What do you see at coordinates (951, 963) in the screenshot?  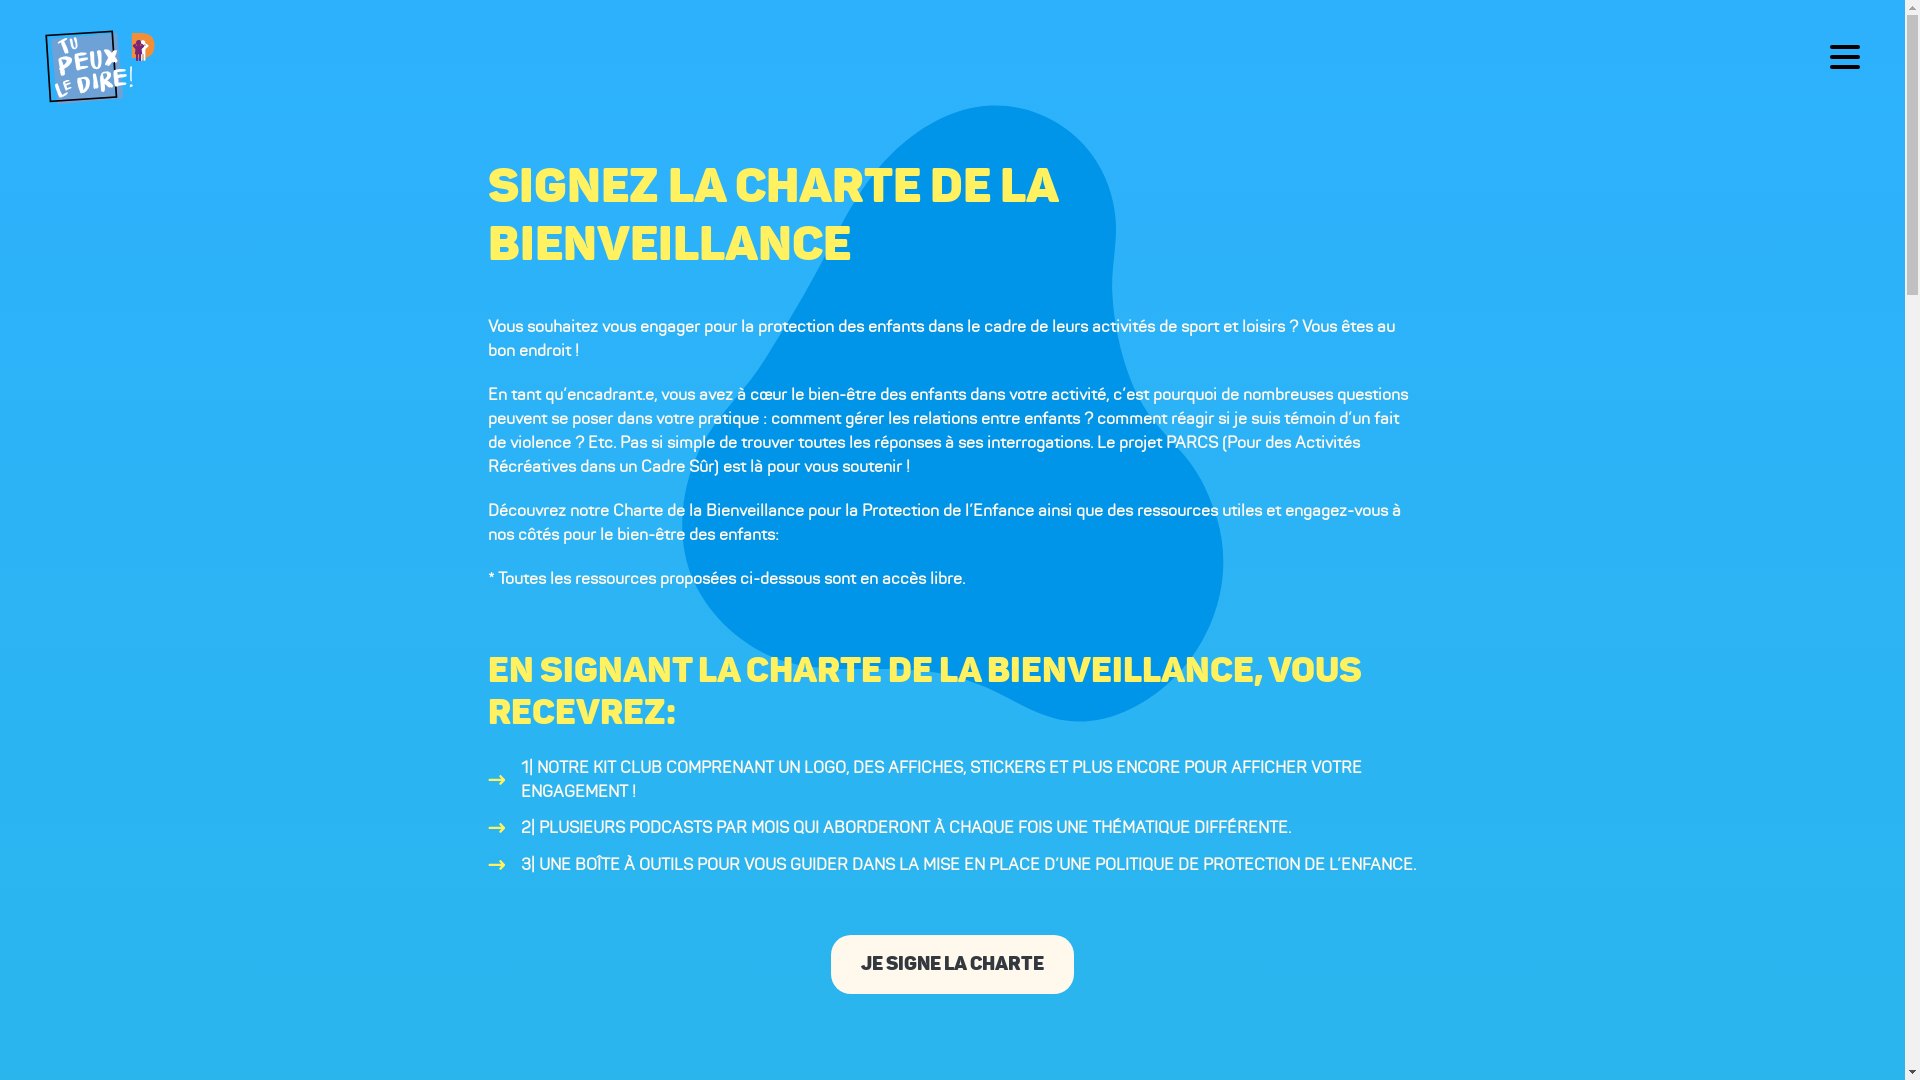 I see `'JE SIGNE LA CHARTE'` at bounding box center [951, 963].